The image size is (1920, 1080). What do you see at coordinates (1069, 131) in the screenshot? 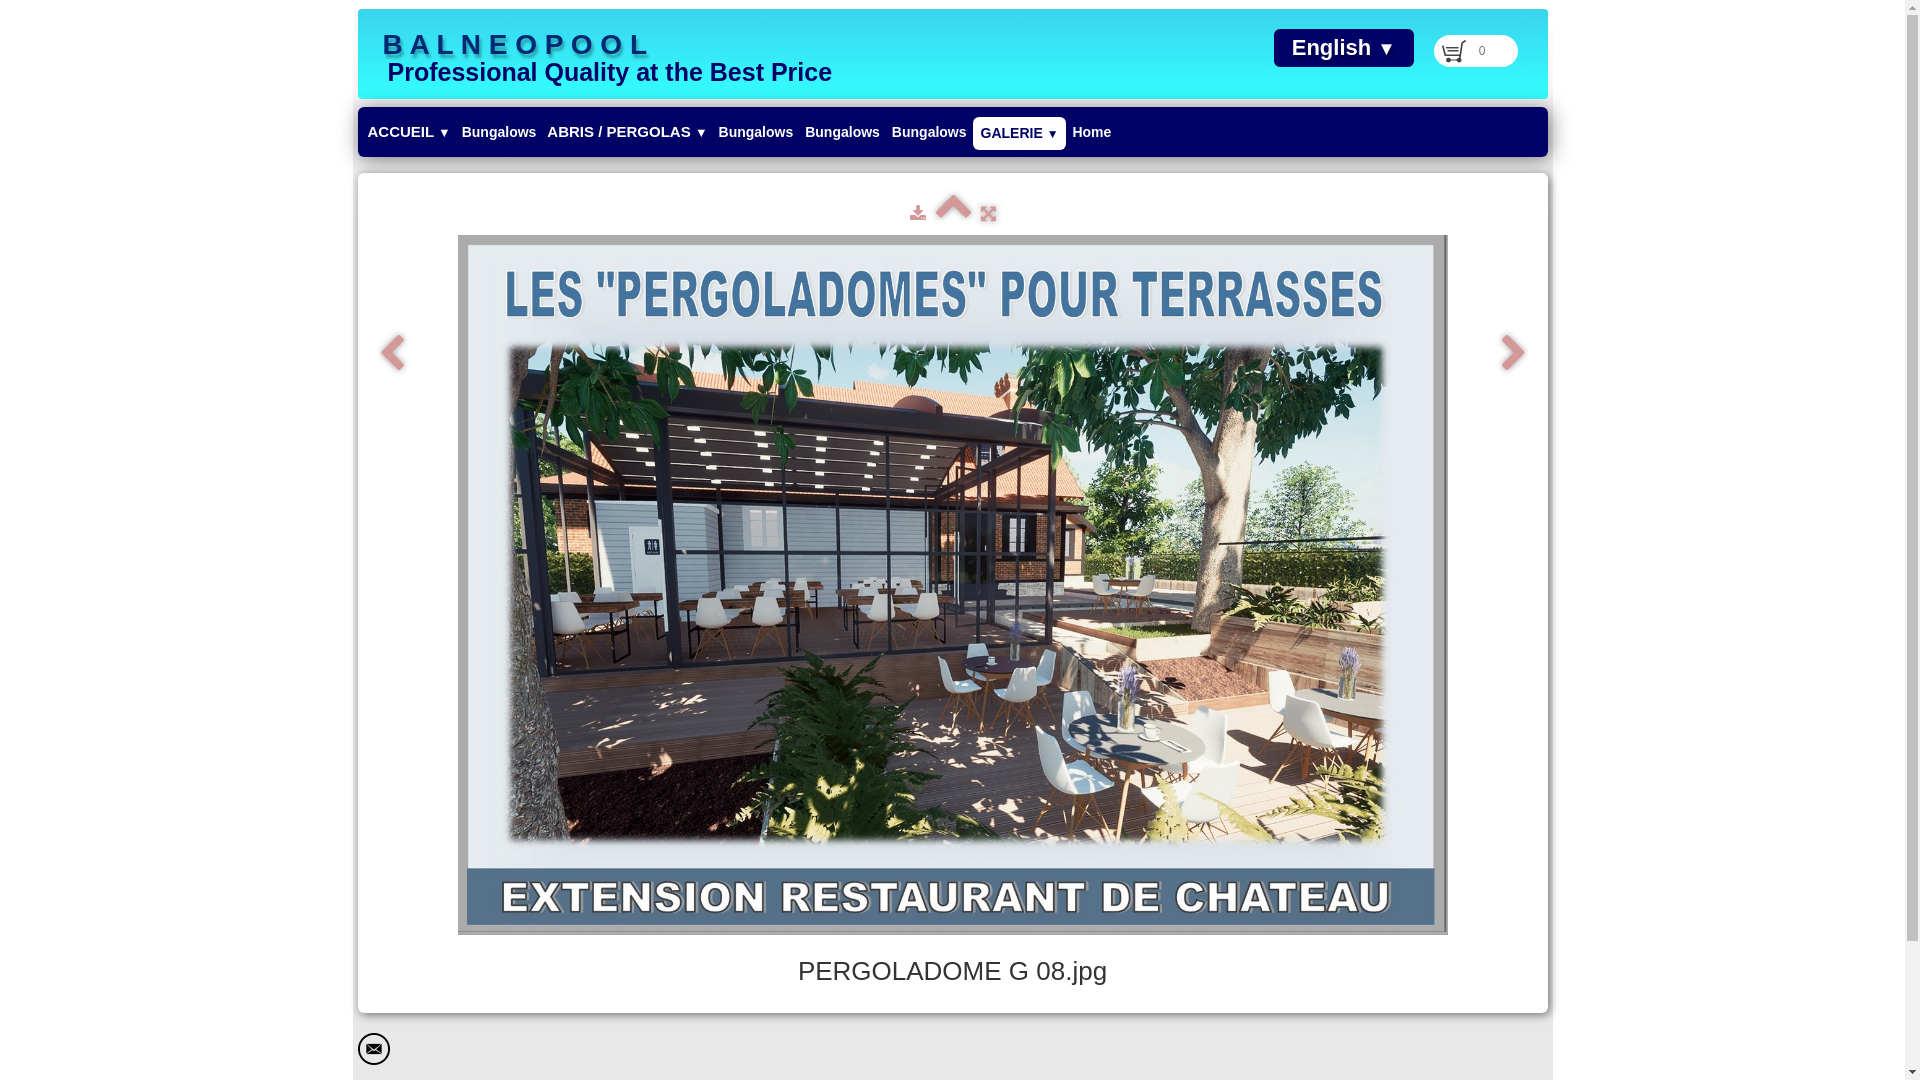
I see `'Home'` at bounding box center [1069, 131].